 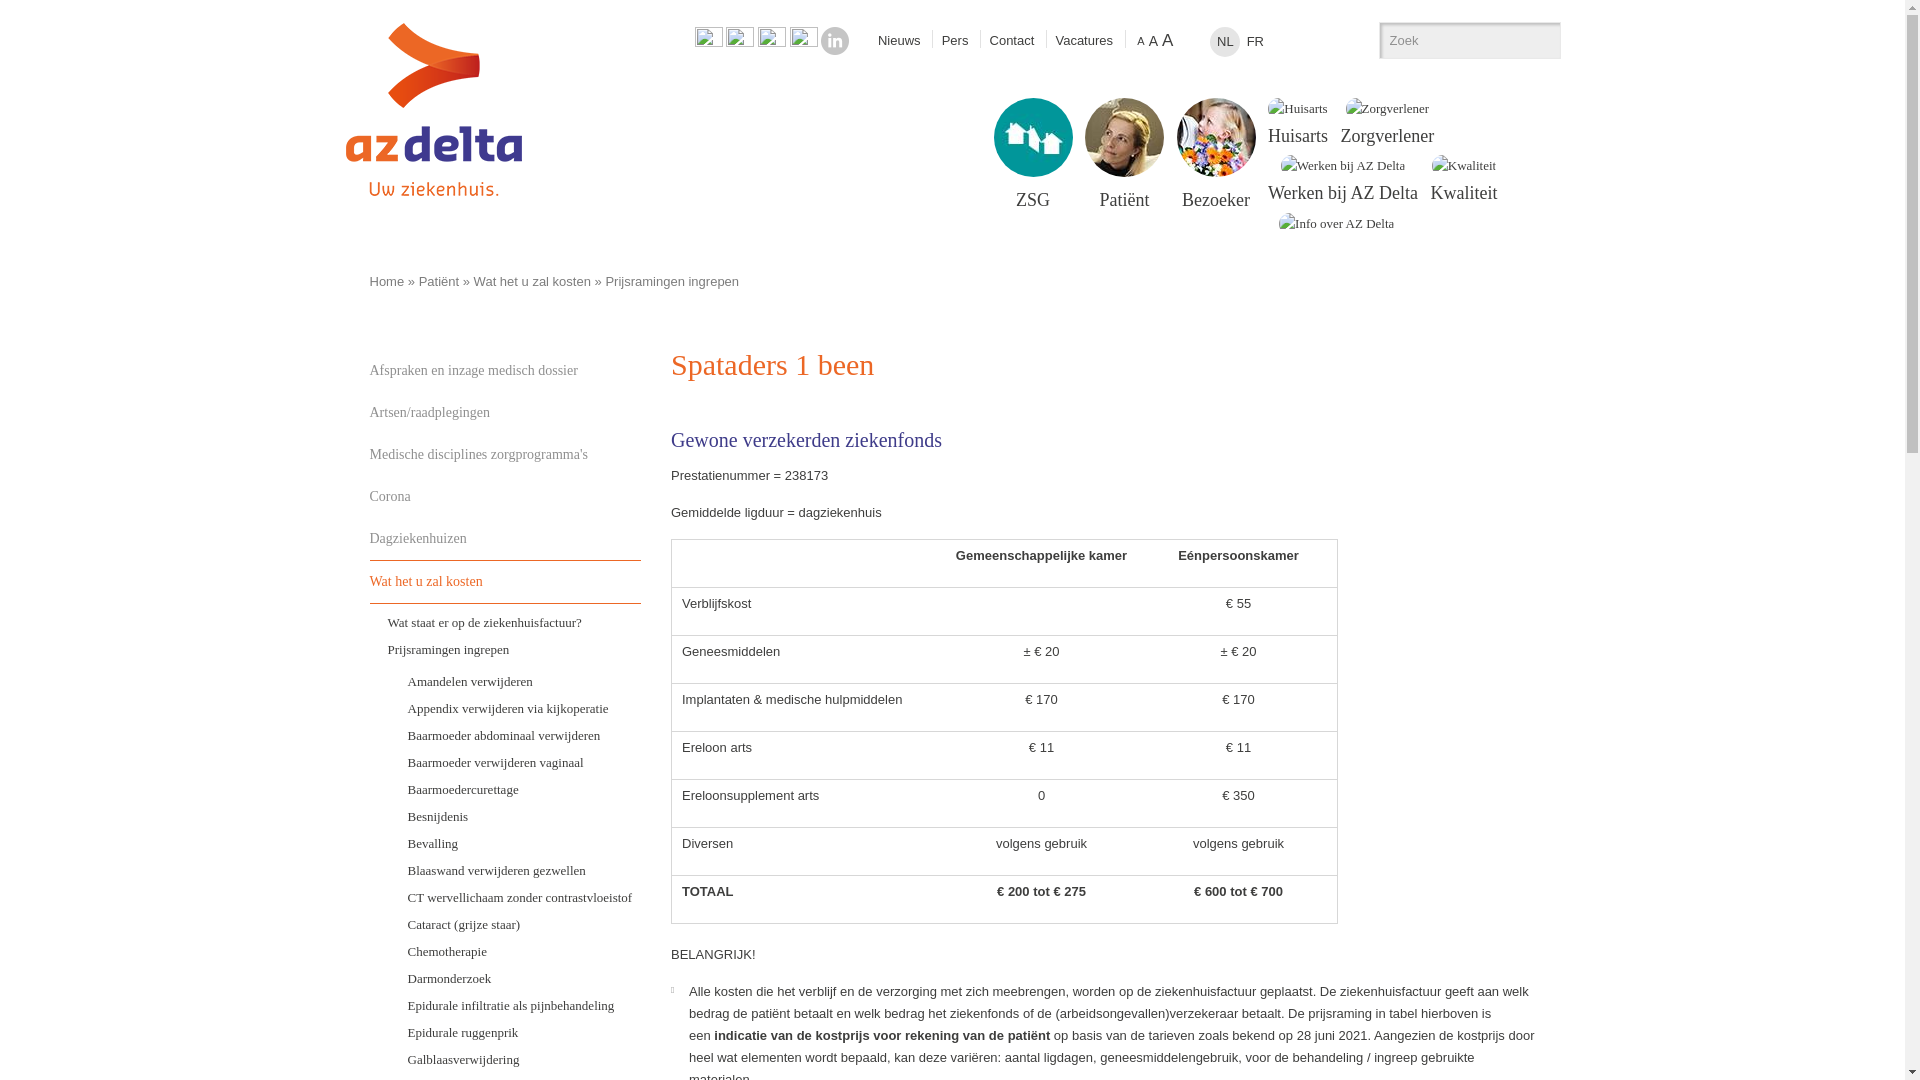 What do you see at coordinates (1215, 153) in the screenshot?
I see `'Bezoeker'` at bounding box center [1215, 153].